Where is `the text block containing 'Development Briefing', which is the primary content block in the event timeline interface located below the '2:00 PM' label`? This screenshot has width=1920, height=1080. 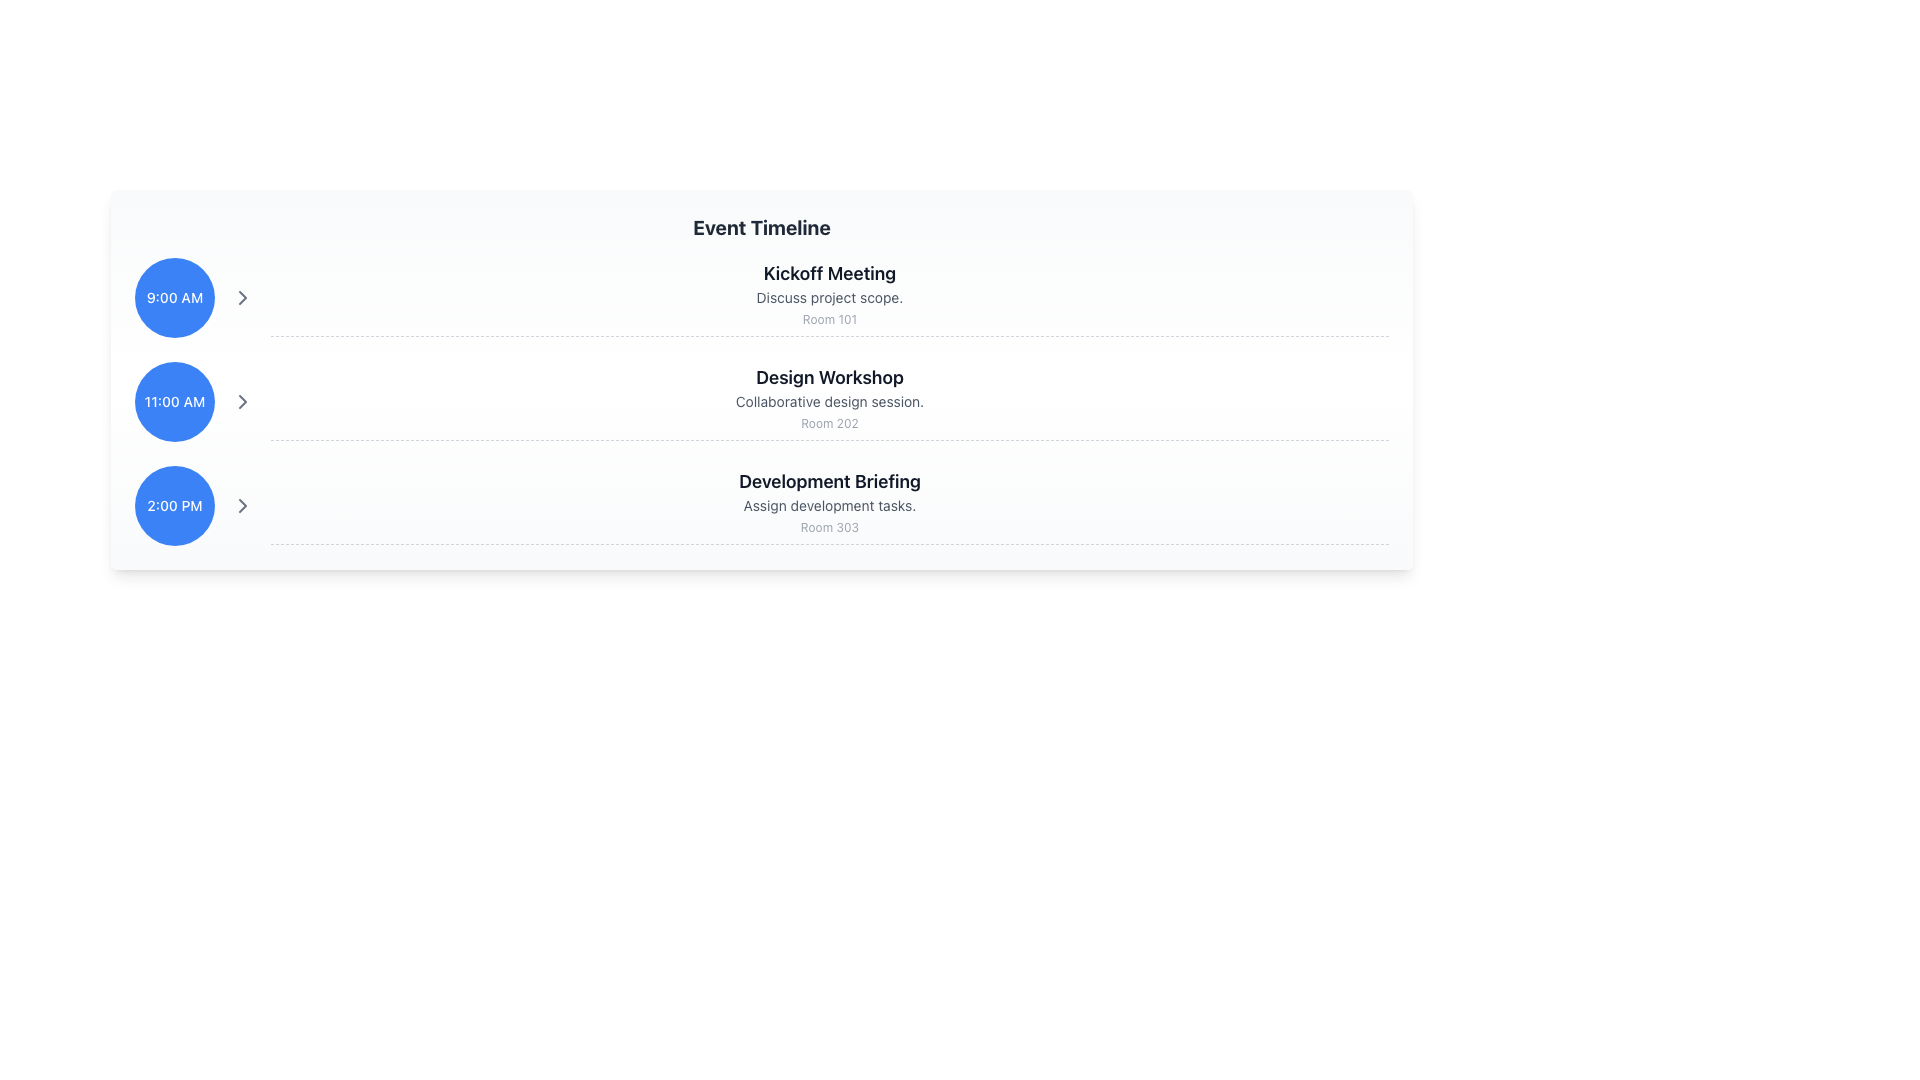
the text block containing 'Development Briefing', which is the primary content block in the event timeline interface located below the '2:00 PM' label is located at coordinates (830, 504).